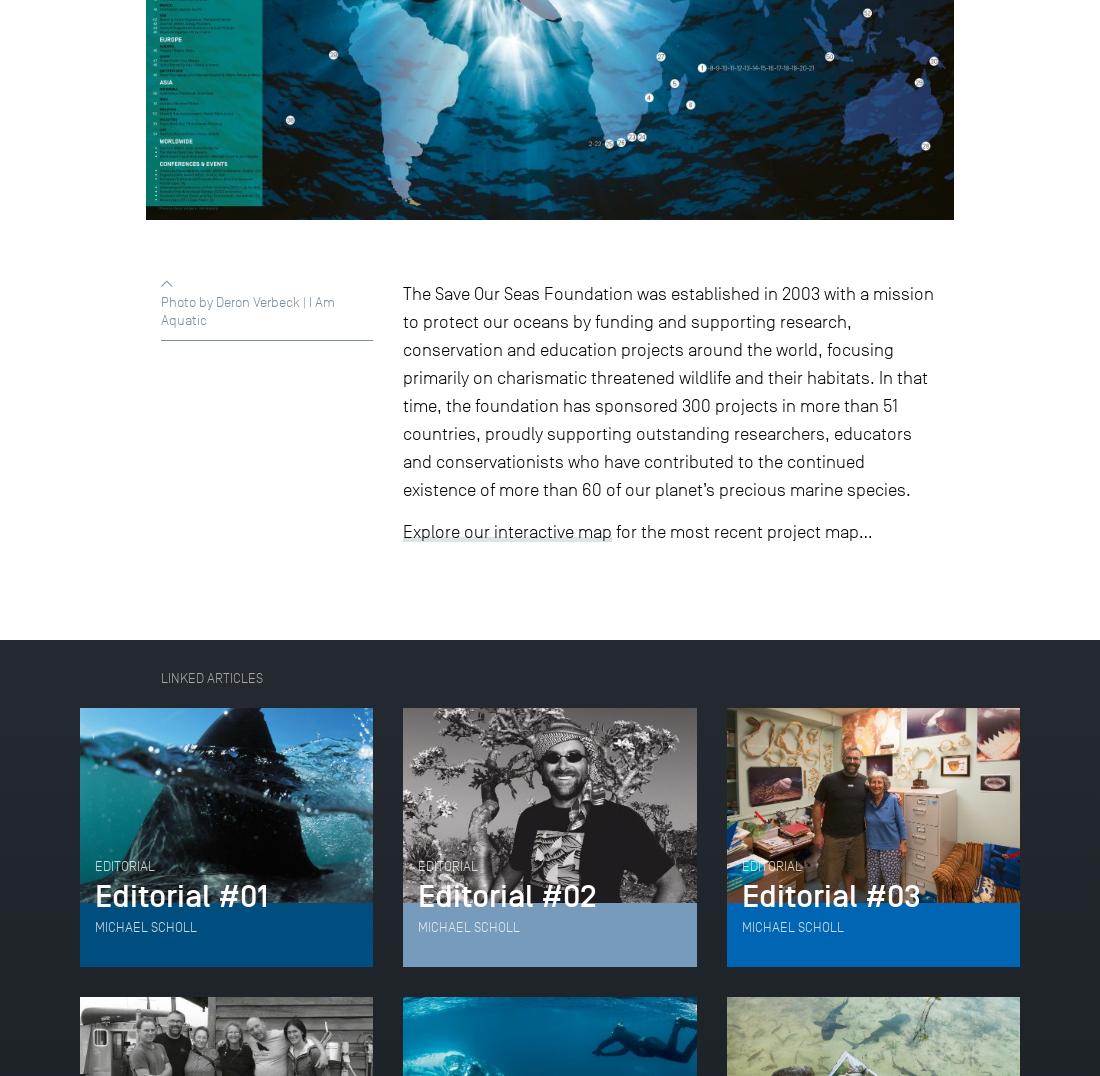  What do you see at coordinates (246, 310) in the screenshot?
I see `'Photo by Deron Verbeck | I Am Aquatic'` at bounding box center [246, 310].